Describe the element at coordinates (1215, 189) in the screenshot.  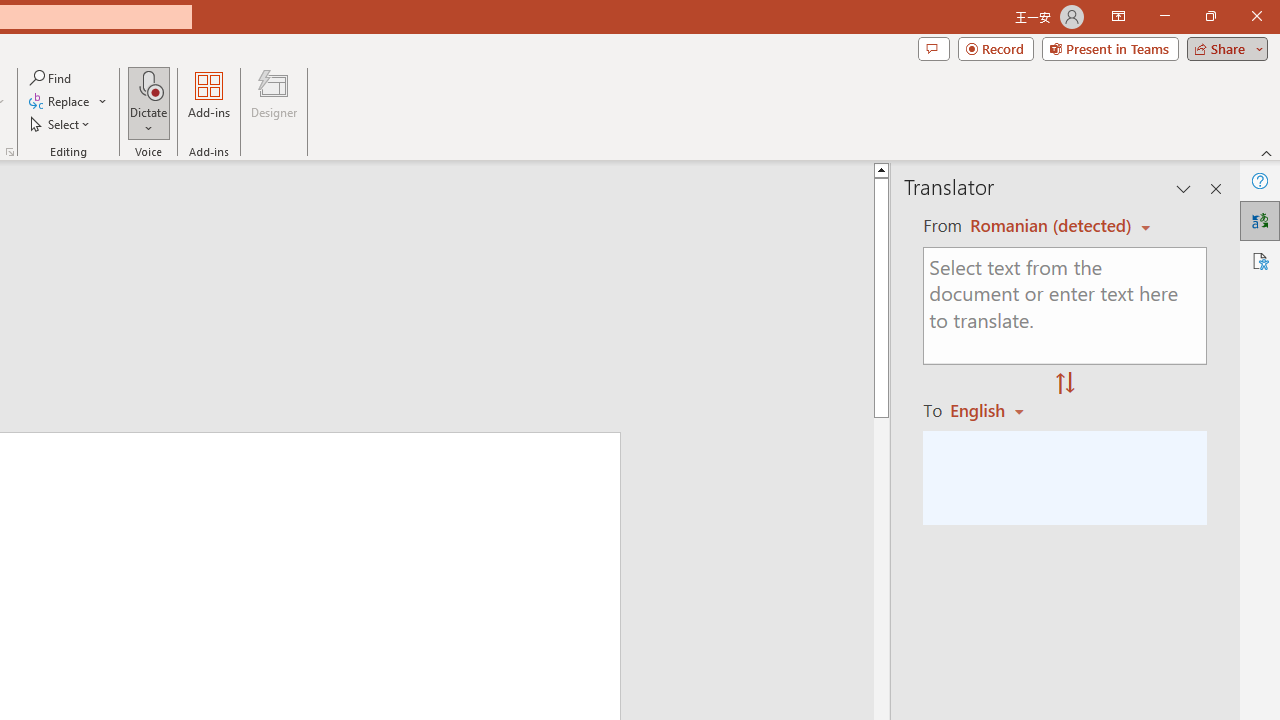
I see `'Close pane'` at that location.